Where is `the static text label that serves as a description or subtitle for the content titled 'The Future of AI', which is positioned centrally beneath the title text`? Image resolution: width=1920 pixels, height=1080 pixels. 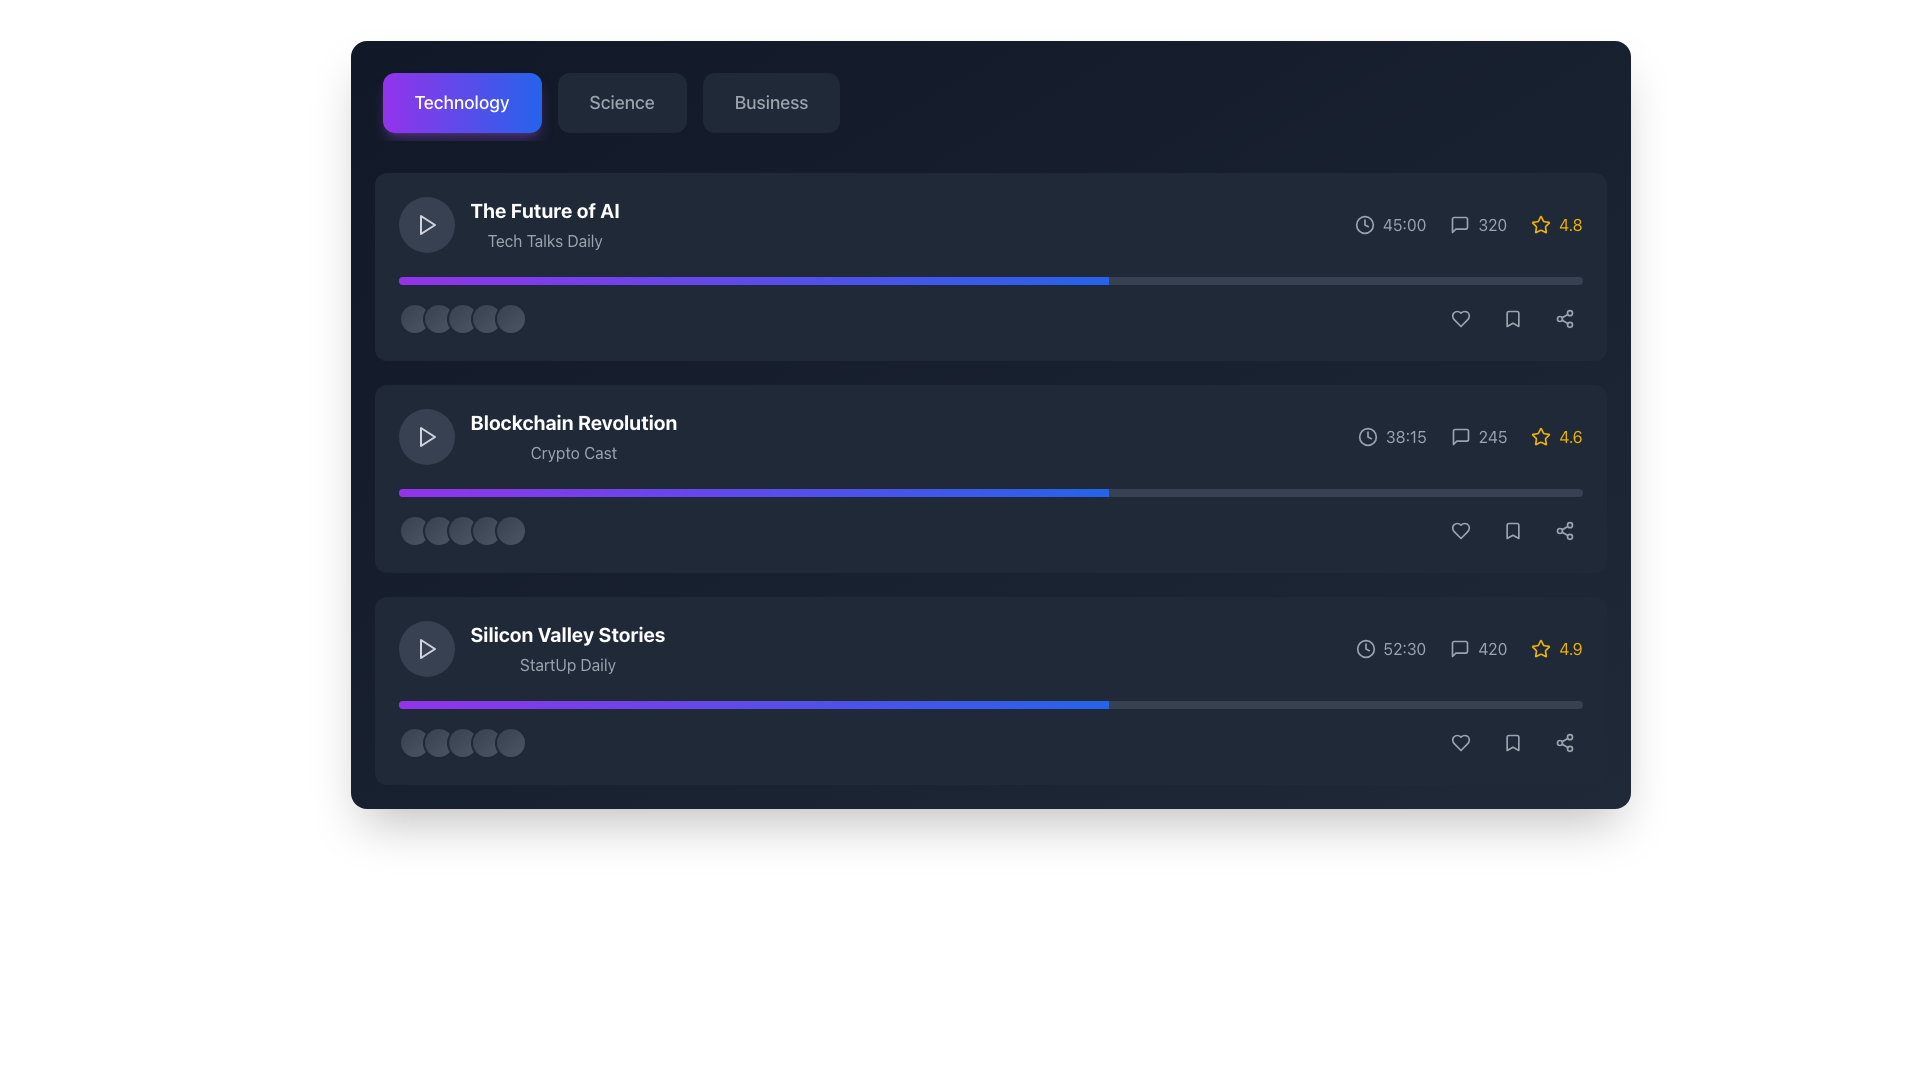 the static text label that serves as a description or subtitle for the content titled 'The Future of AI', which is positioned centrally beneath the title text is located at coordinates (545, 239).